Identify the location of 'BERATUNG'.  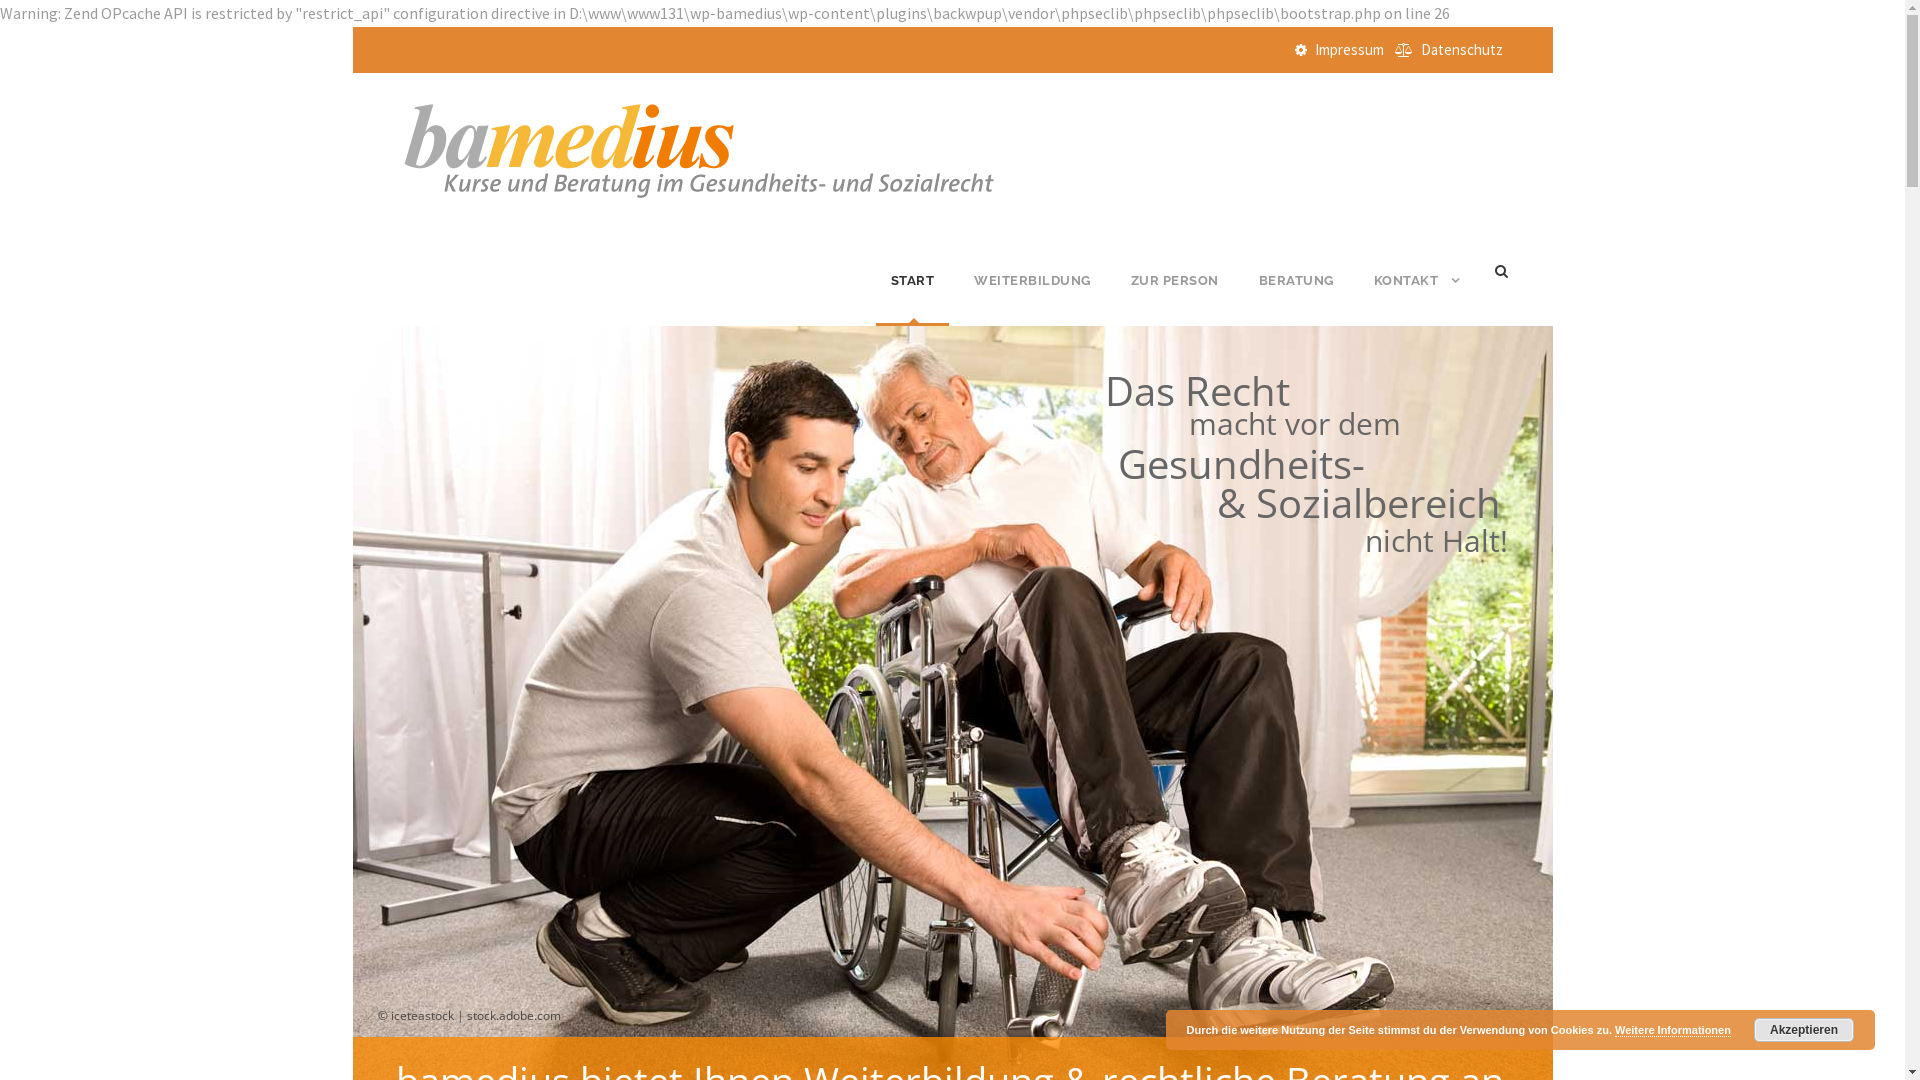
(1295, 297).